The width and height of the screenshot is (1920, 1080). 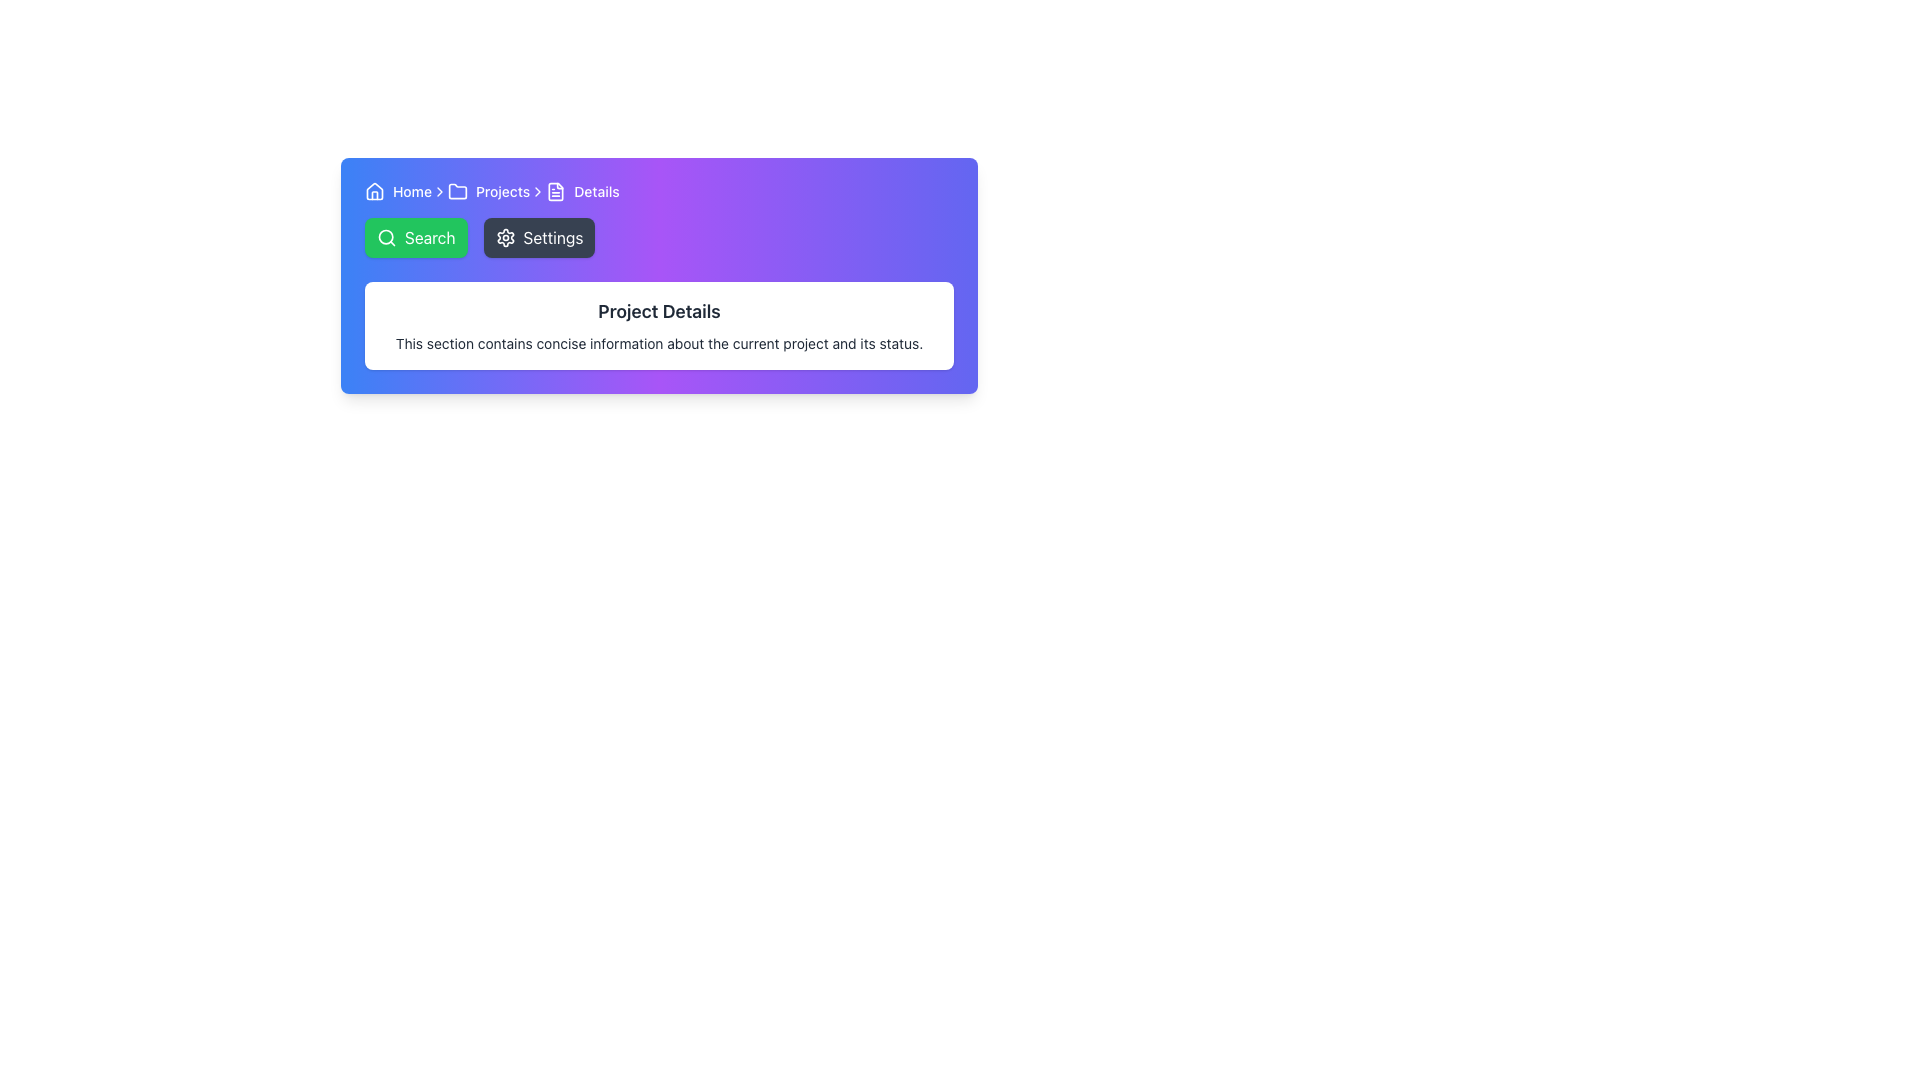 I want to click on the file icon in the breadcrumb navigation bar to navigate to the specific file's detail view, so click(x=556, y=192).